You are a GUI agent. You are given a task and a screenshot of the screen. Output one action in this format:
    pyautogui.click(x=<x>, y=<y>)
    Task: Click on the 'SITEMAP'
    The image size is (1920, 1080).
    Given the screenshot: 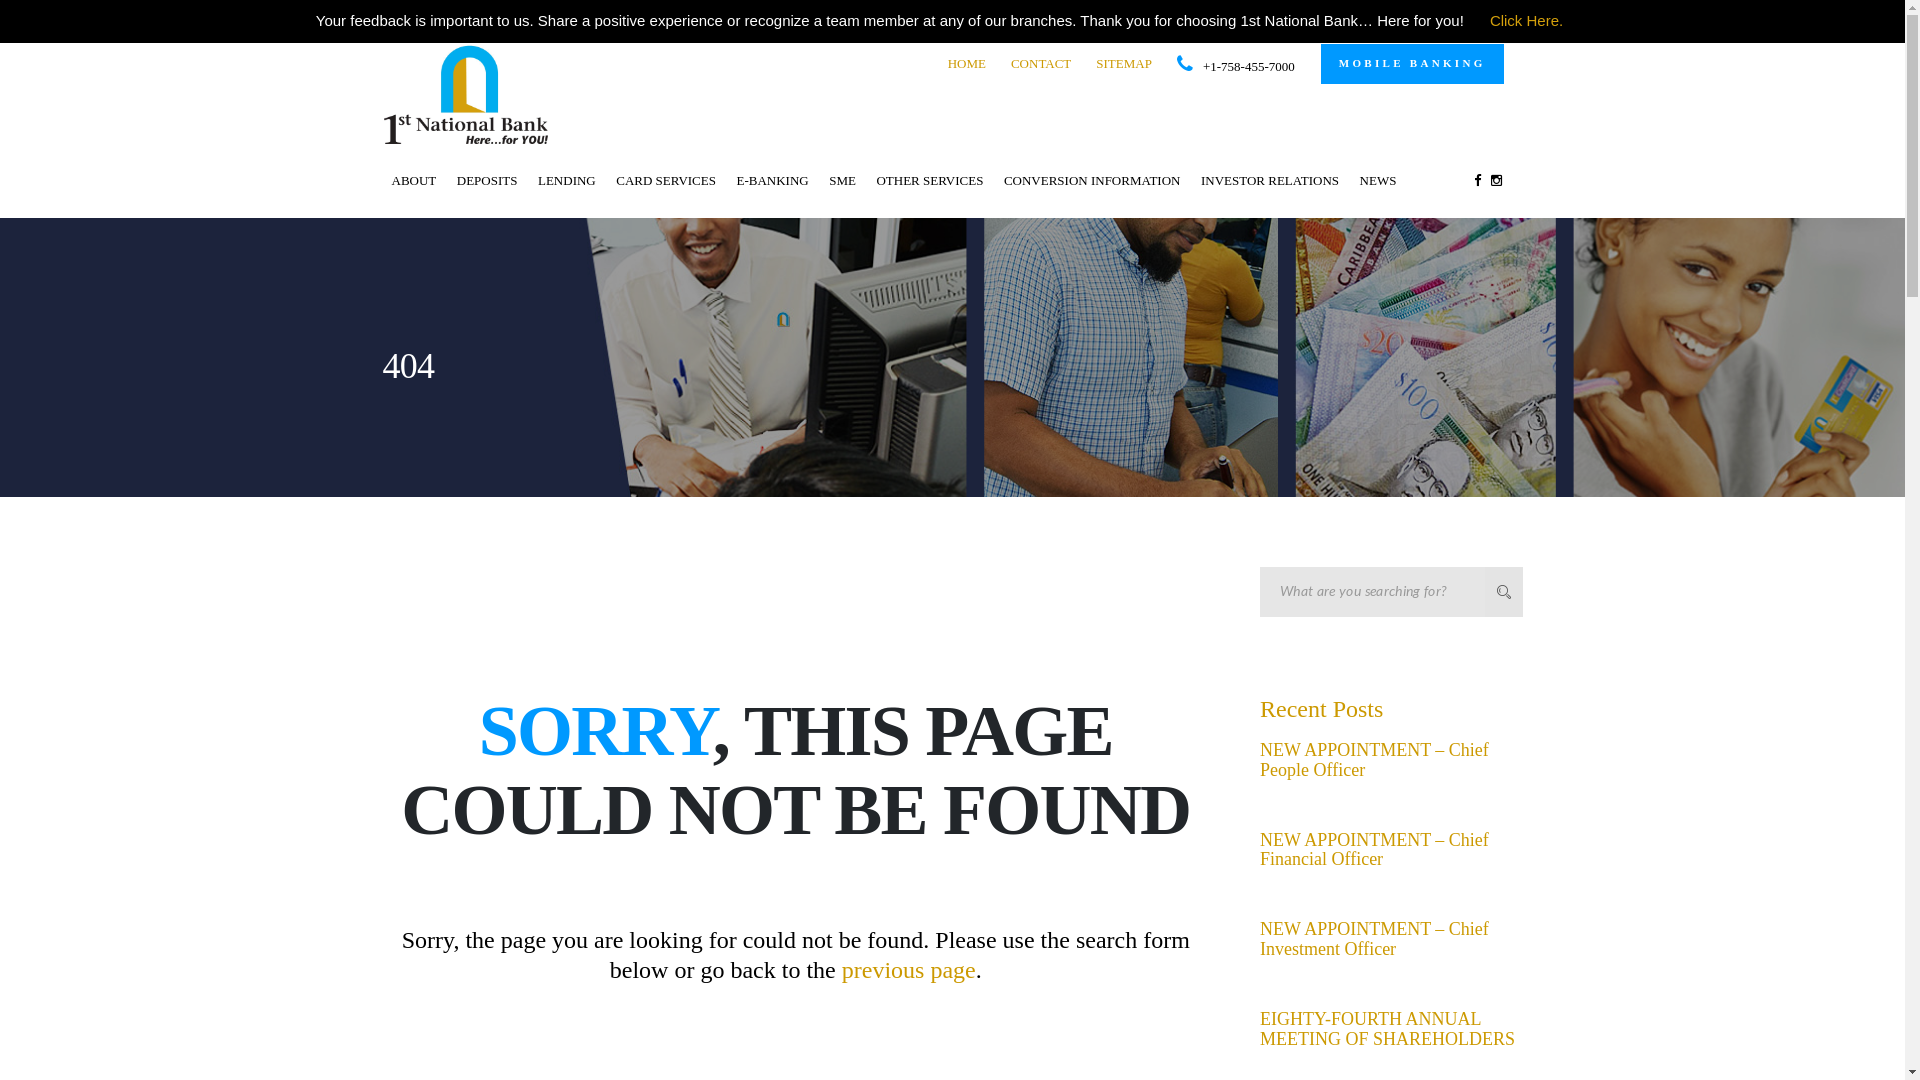 What is the action you would take?
    pyautogui.click(x=1123, y=62)
    